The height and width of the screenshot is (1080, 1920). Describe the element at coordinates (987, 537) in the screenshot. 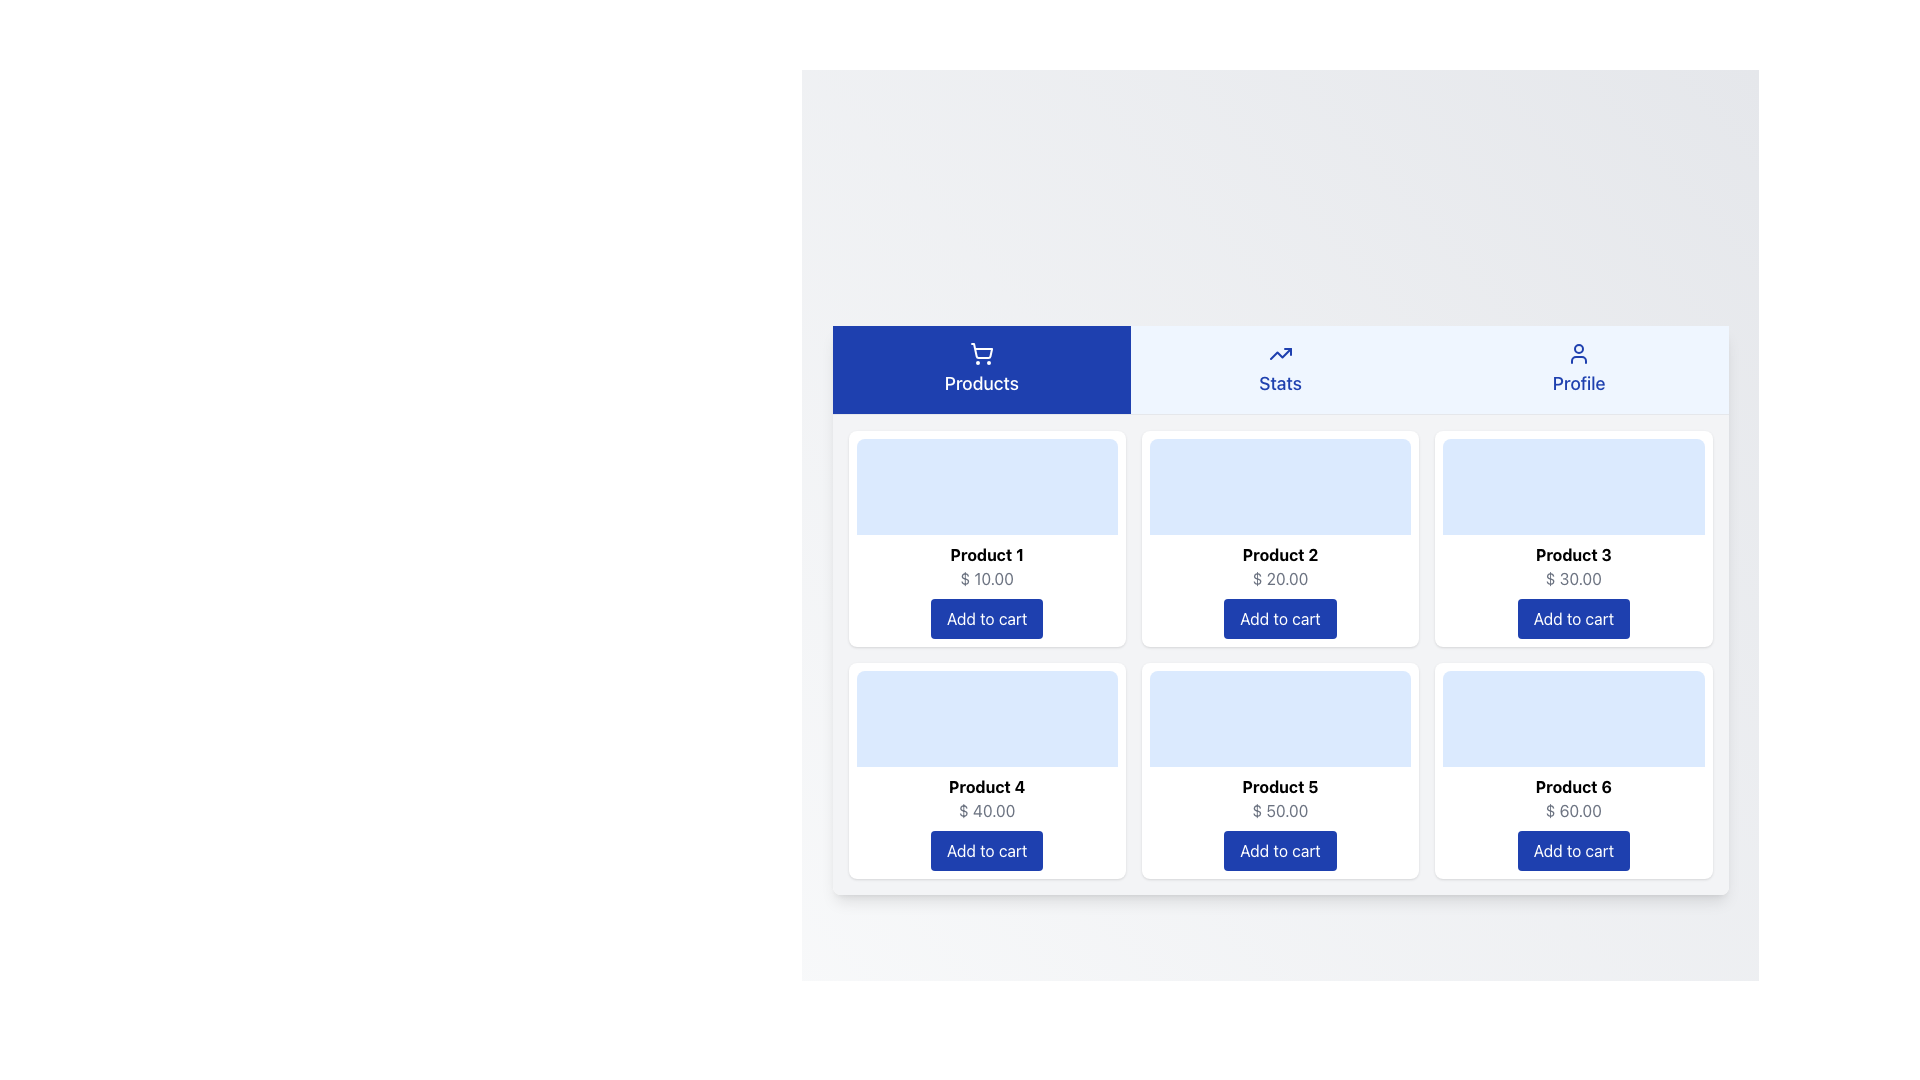

I see `the product details by interacting with the first Product Card located at the top-left corner of the grid layout` at that location.